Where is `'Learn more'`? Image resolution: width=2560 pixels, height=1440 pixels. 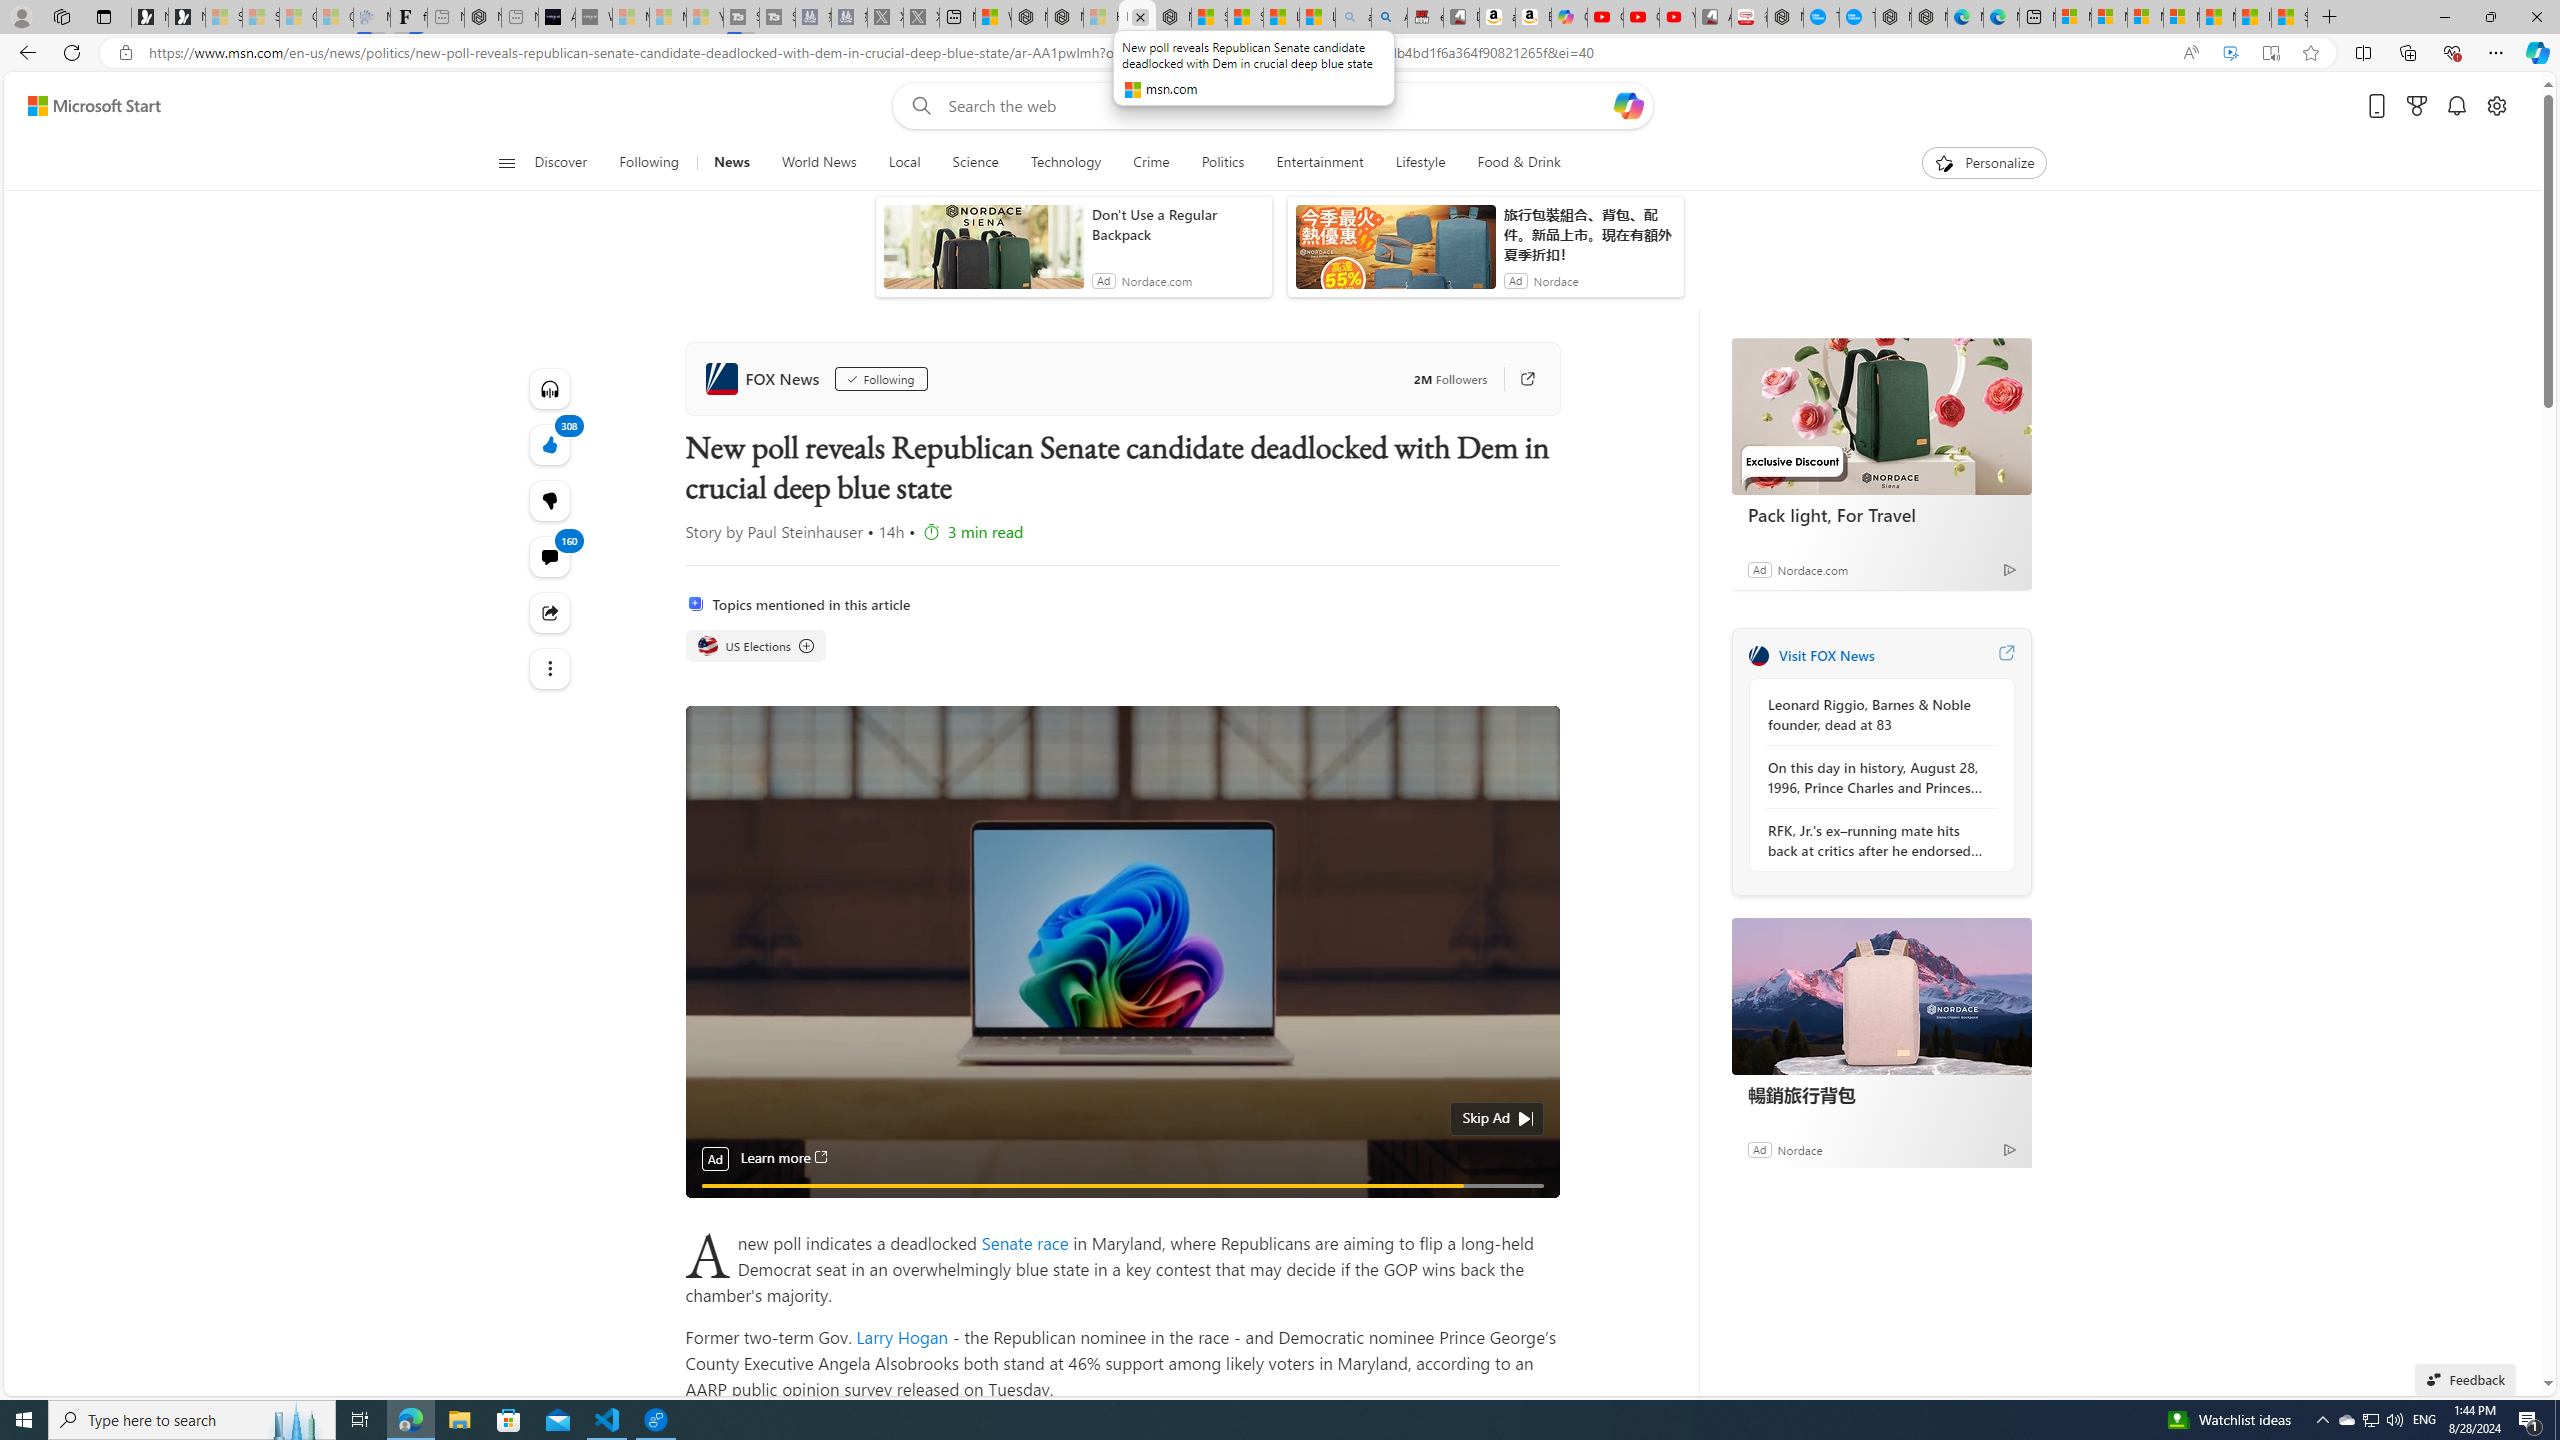 'Learn more' is located at coordinates (783, 1157).